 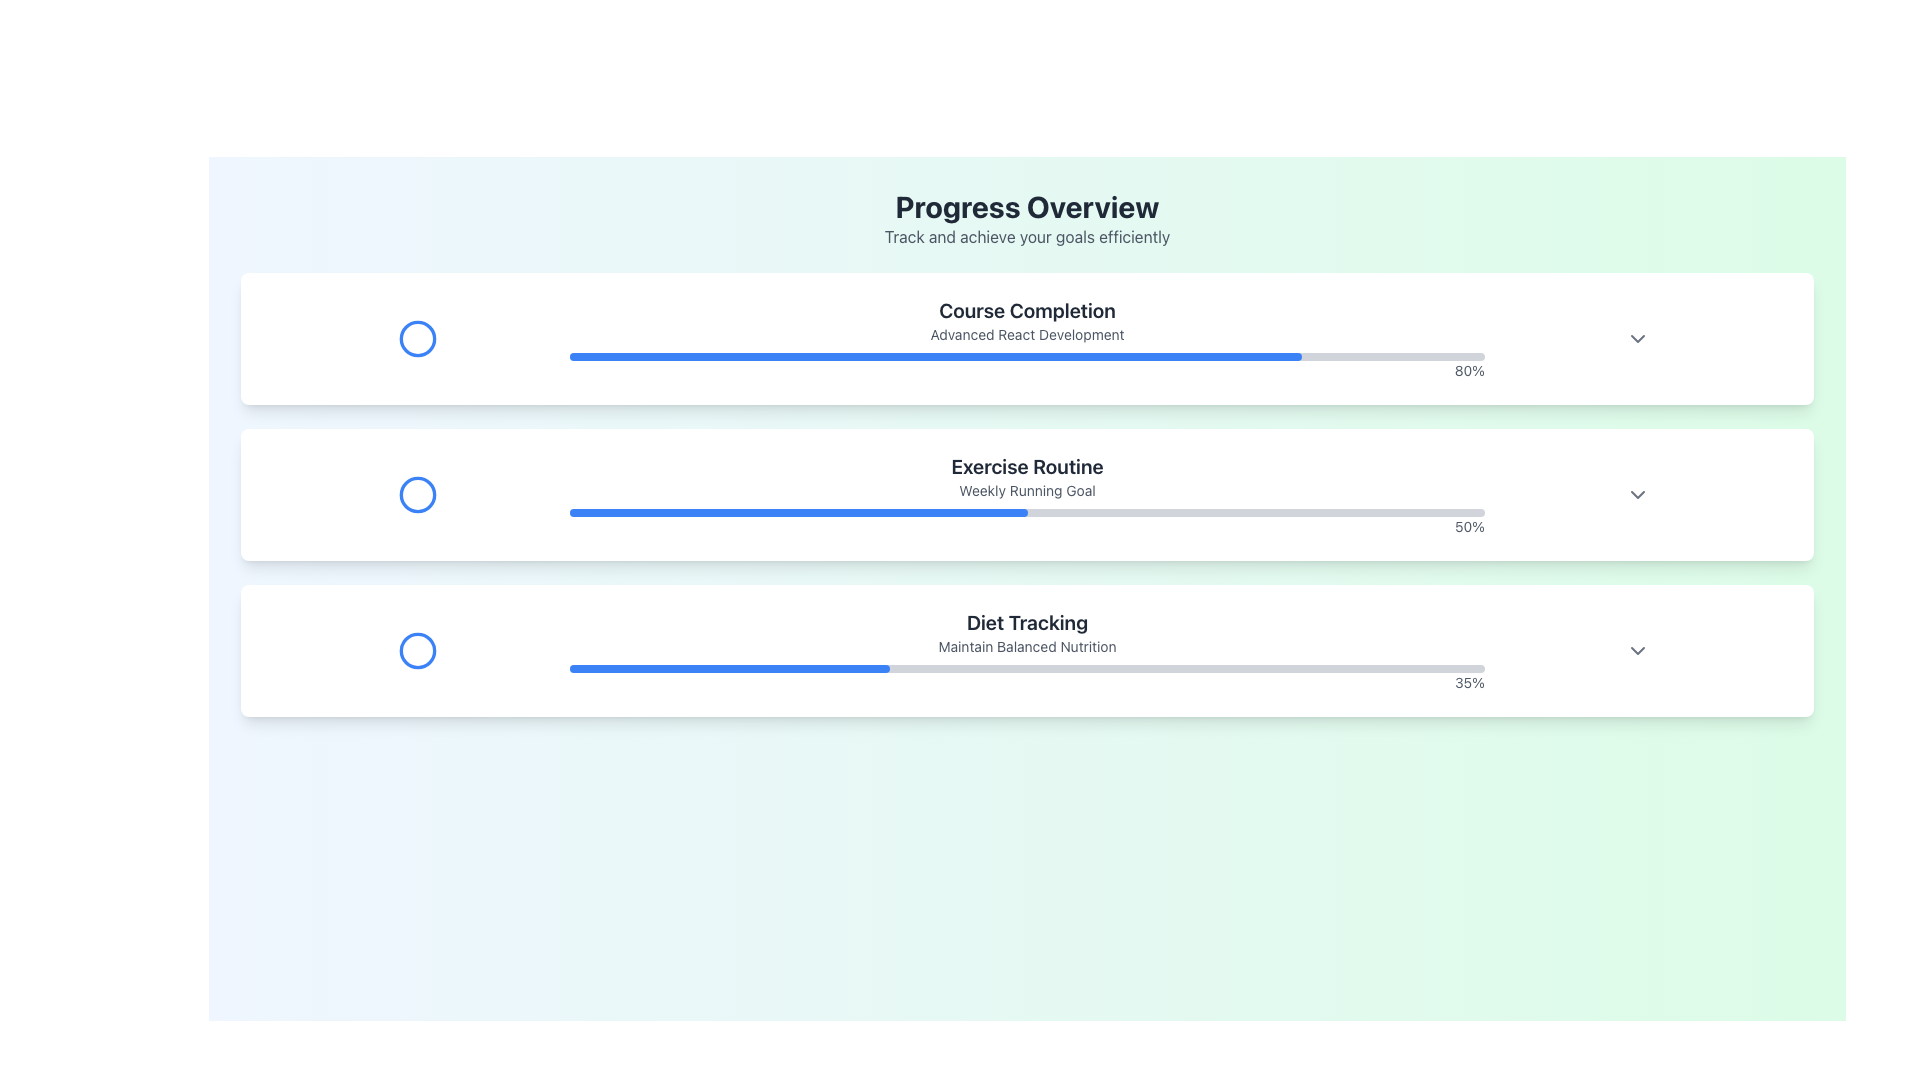 I want to click on the circular icon that serves as a progress indicator for the 'Course Completion' task, located in the top progress bar card, so click(x=416, y=338).